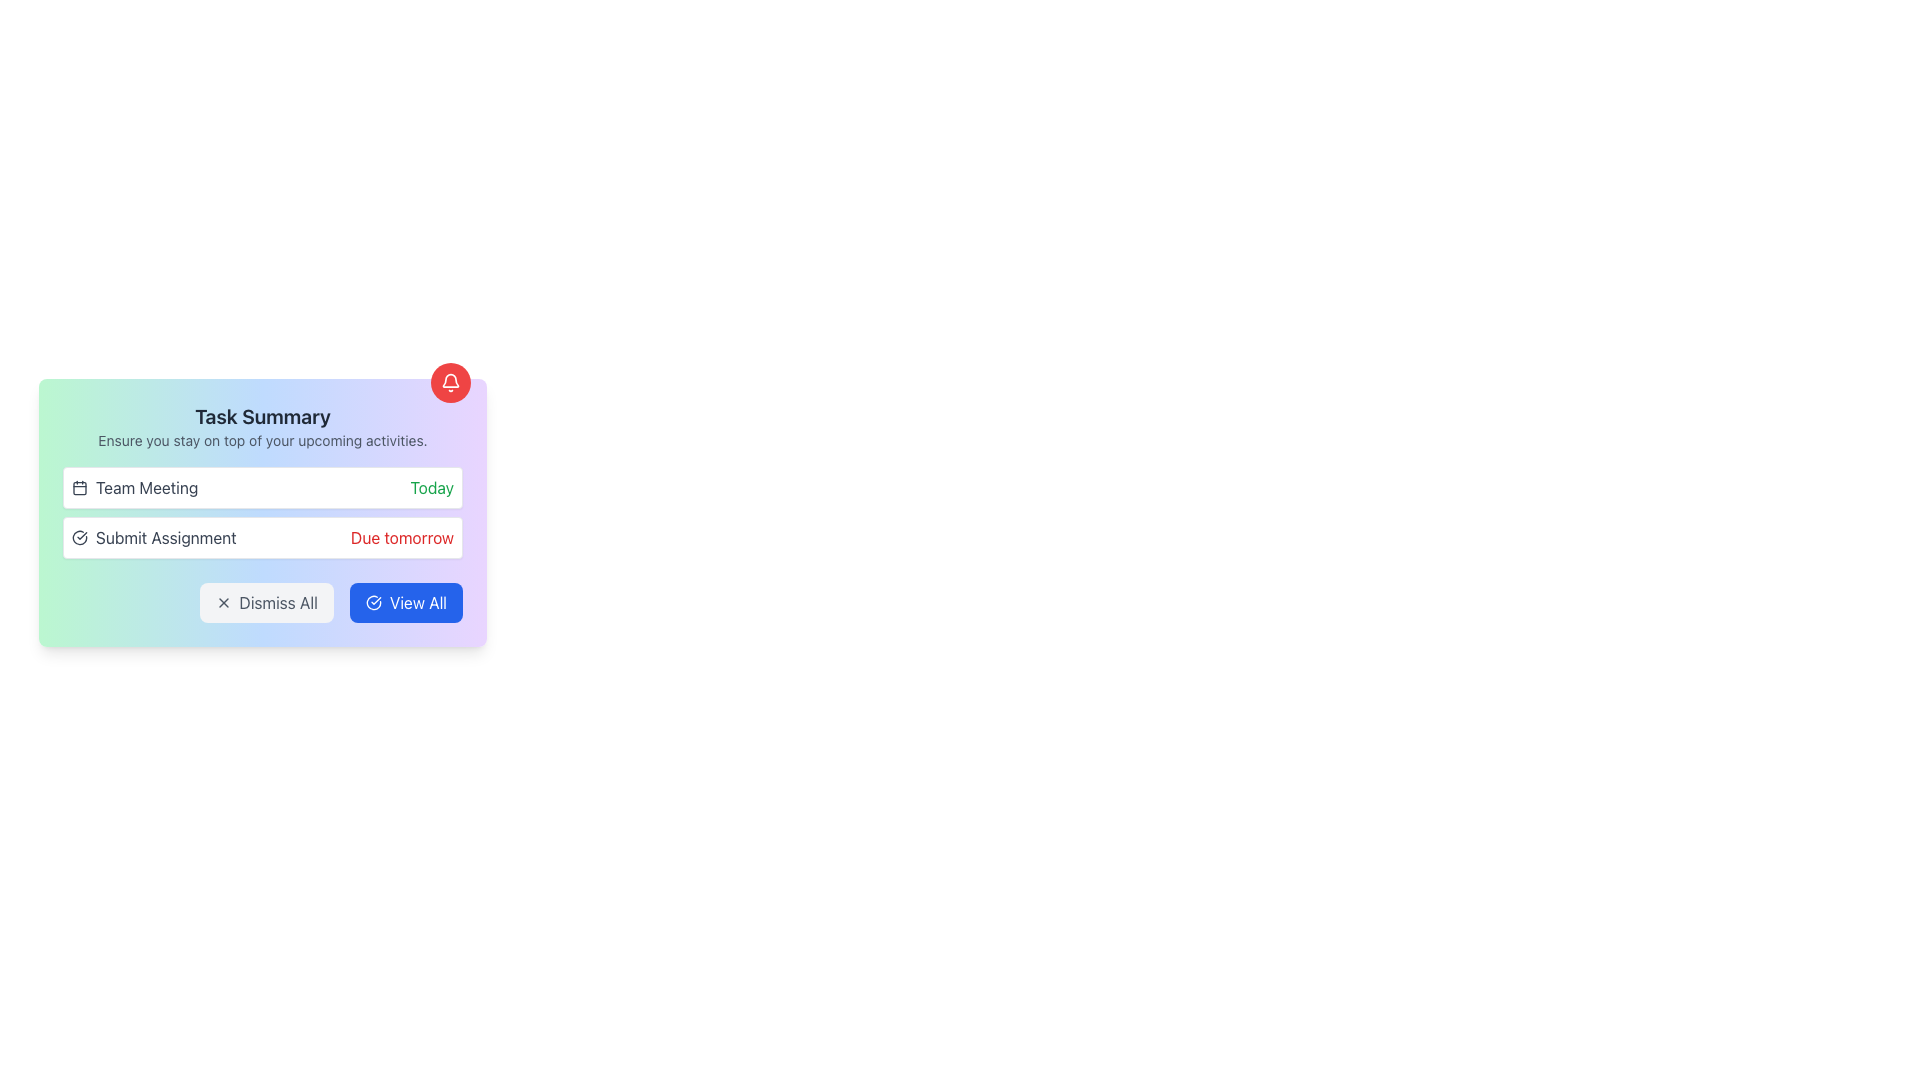  Describe the element at coordinates (450, 382) in the screenshot. I see `the bell-shaped icon in the top-right corner of the 'Task Summary' panel` at that location.